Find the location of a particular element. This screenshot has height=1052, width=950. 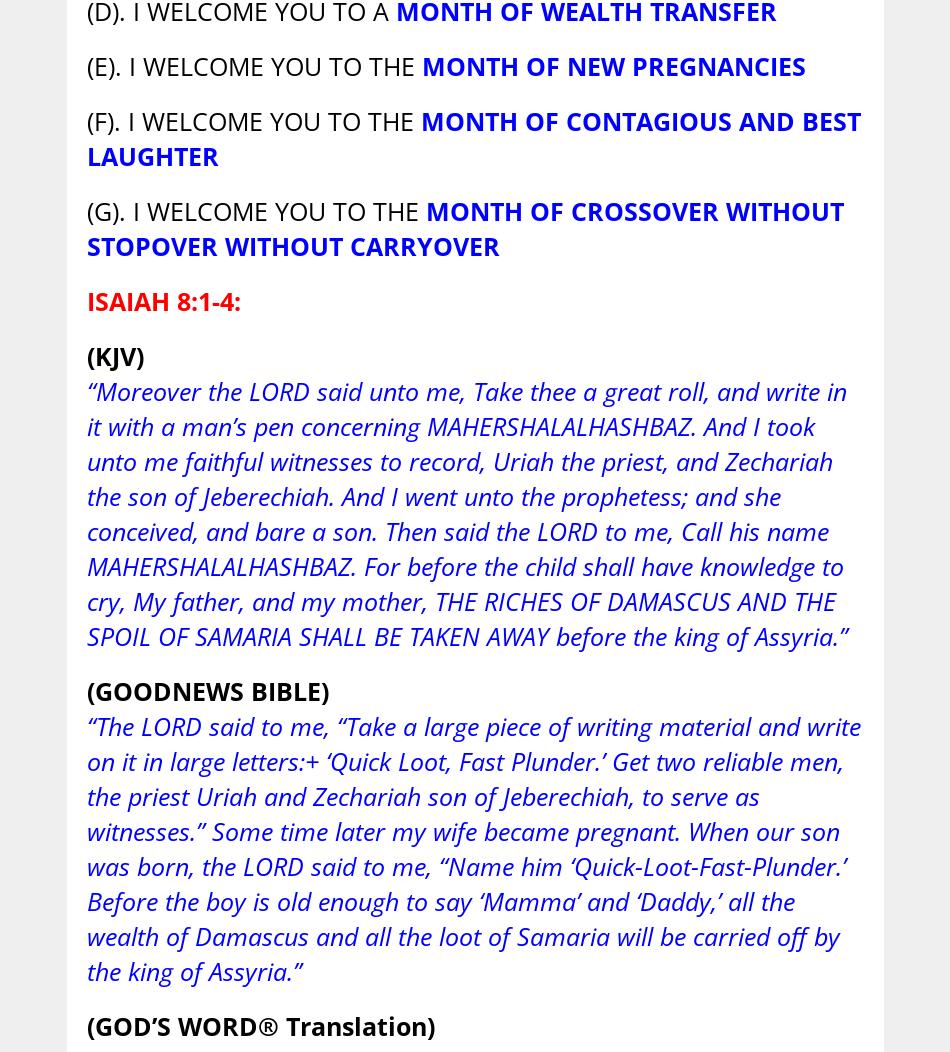

'MONTH OF CONTAGIOUS AND BEST LAUGHTER' is located at coordinates (472, 137).